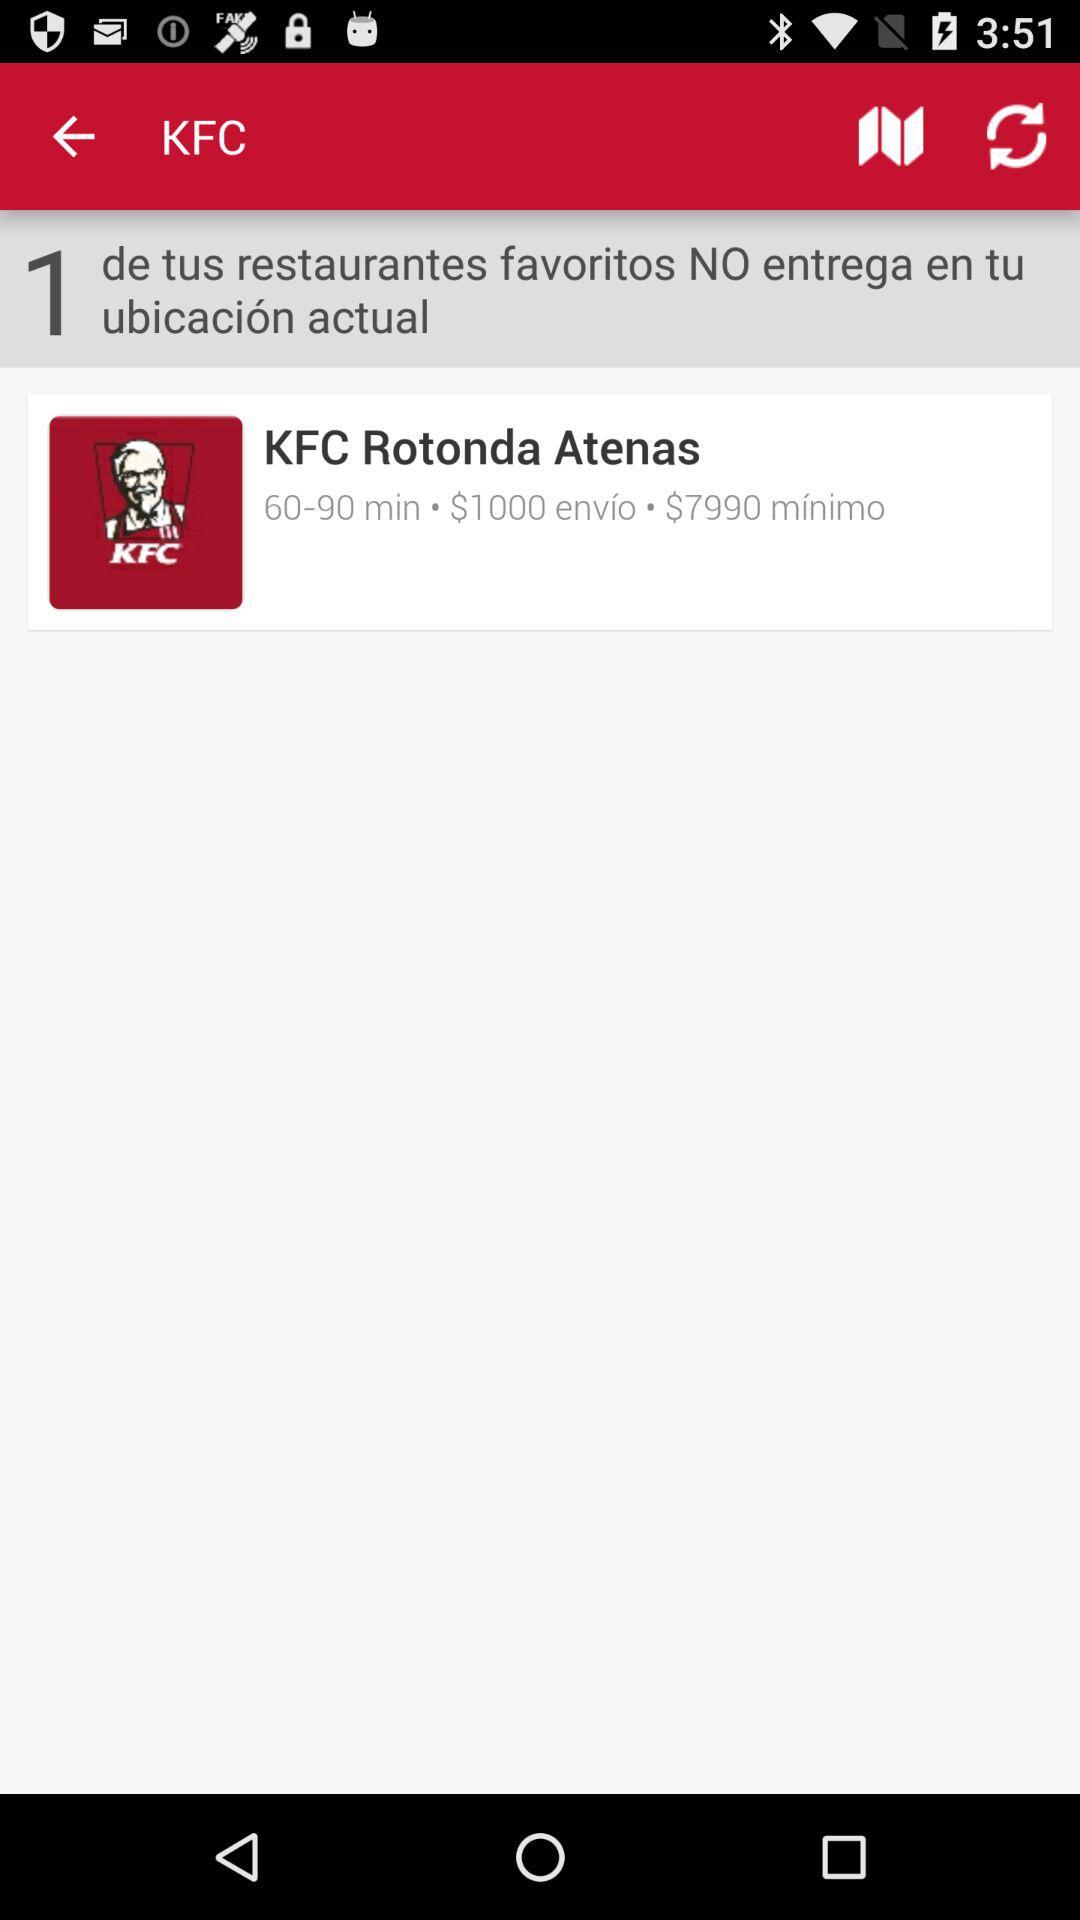 The image size is (1080, 1920). Describe the element at coordinates (72, 135) in the screenshot. I see `item to the left of the kfc item` at that location.